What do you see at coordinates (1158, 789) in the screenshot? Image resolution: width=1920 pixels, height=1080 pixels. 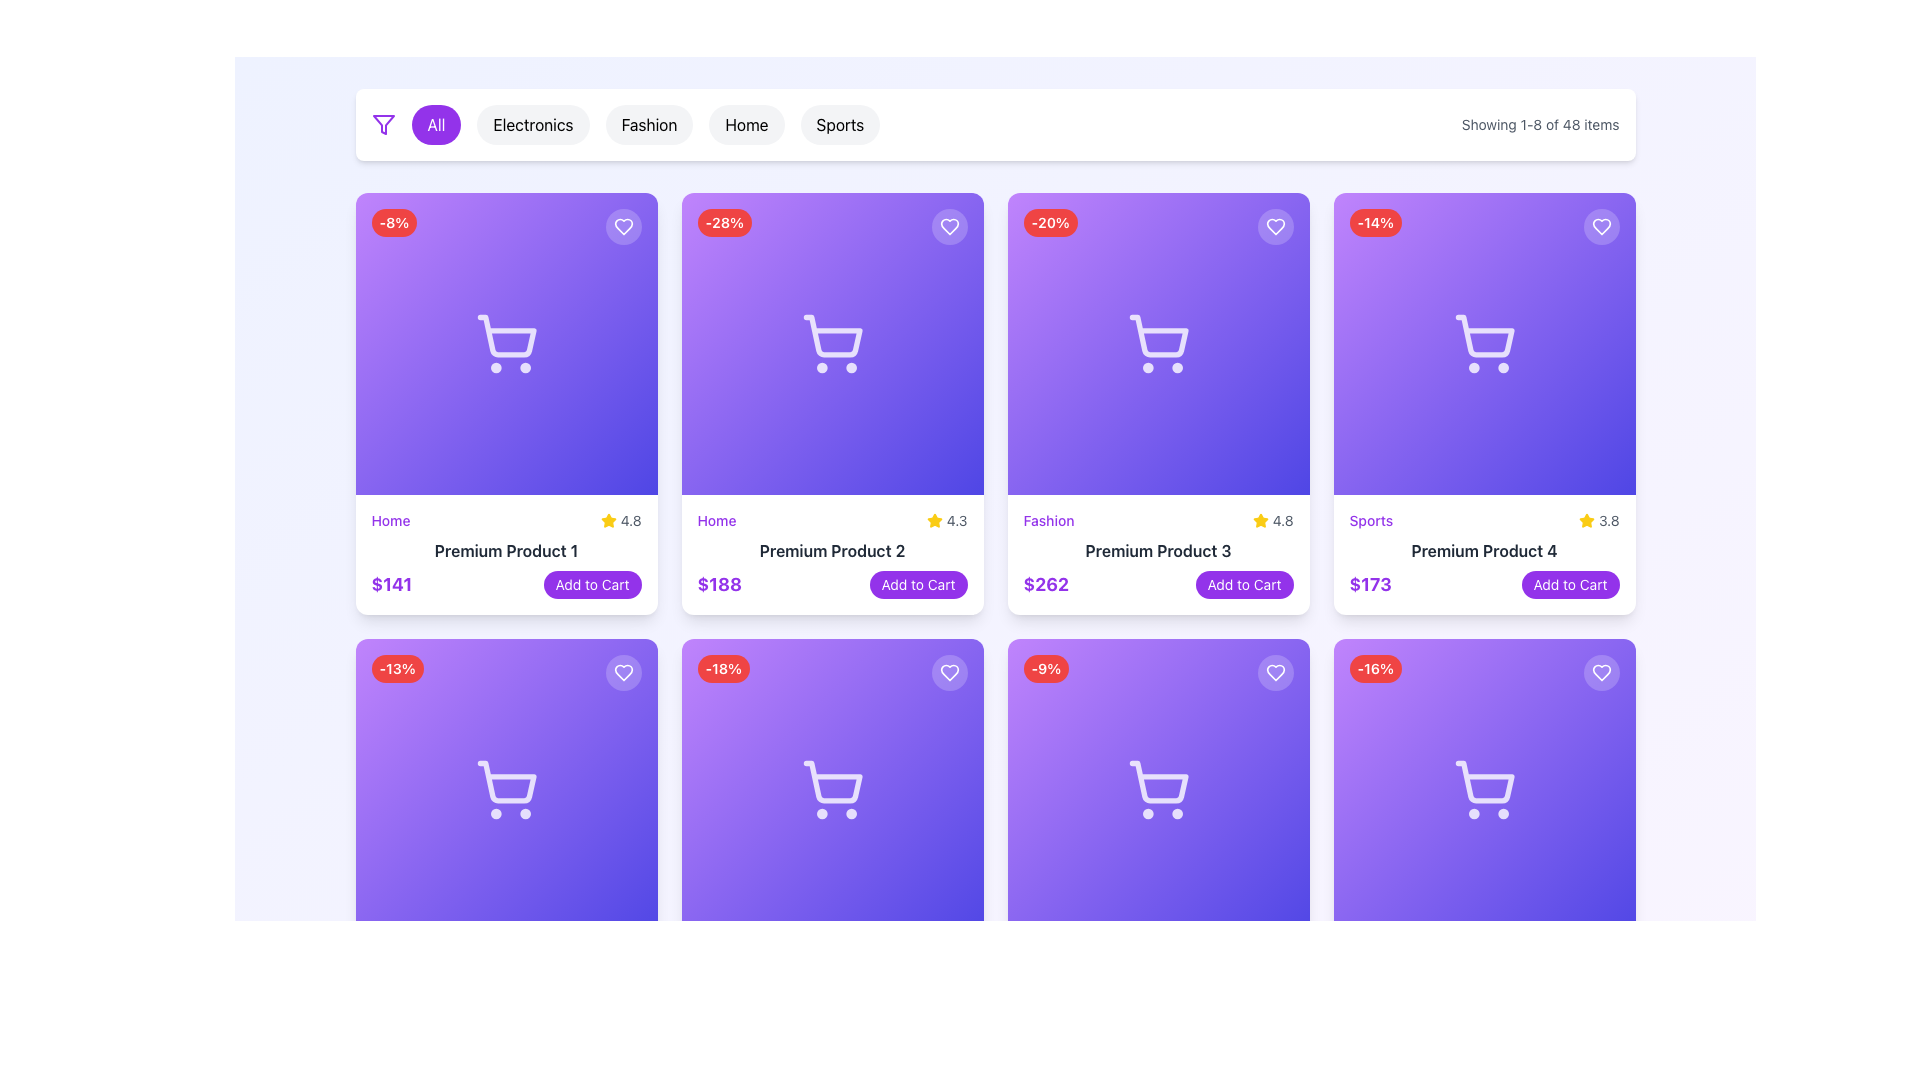 I see `the interactive product display element with a gradient background, featuring a shopping cart icon and a red badge showing '-9%', located in the fourth row and fourth column of the product listings` at bounding box center [1158, 789].